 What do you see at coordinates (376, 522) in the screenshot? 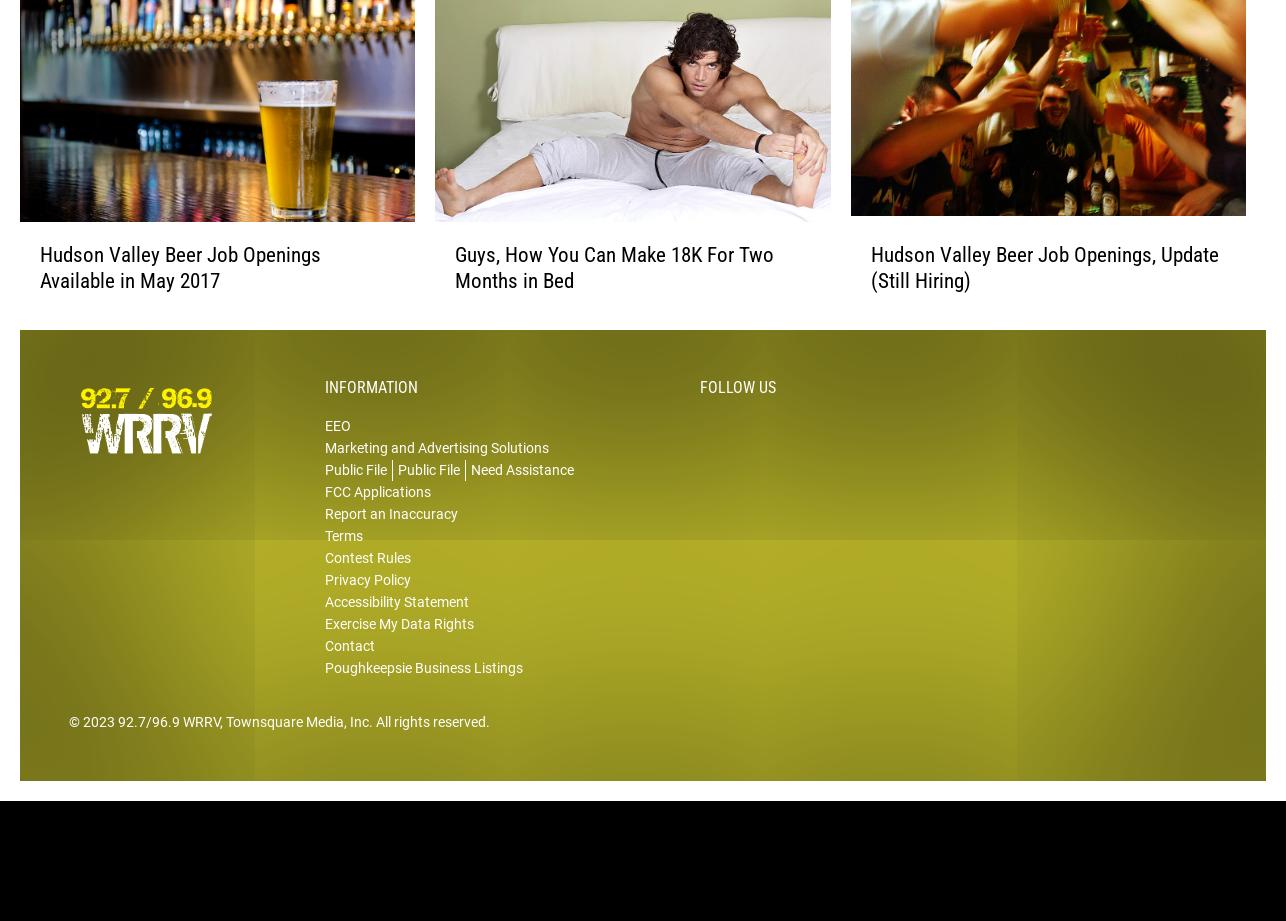
I see `'FCC Applications'` at bounding box center [376, 522].